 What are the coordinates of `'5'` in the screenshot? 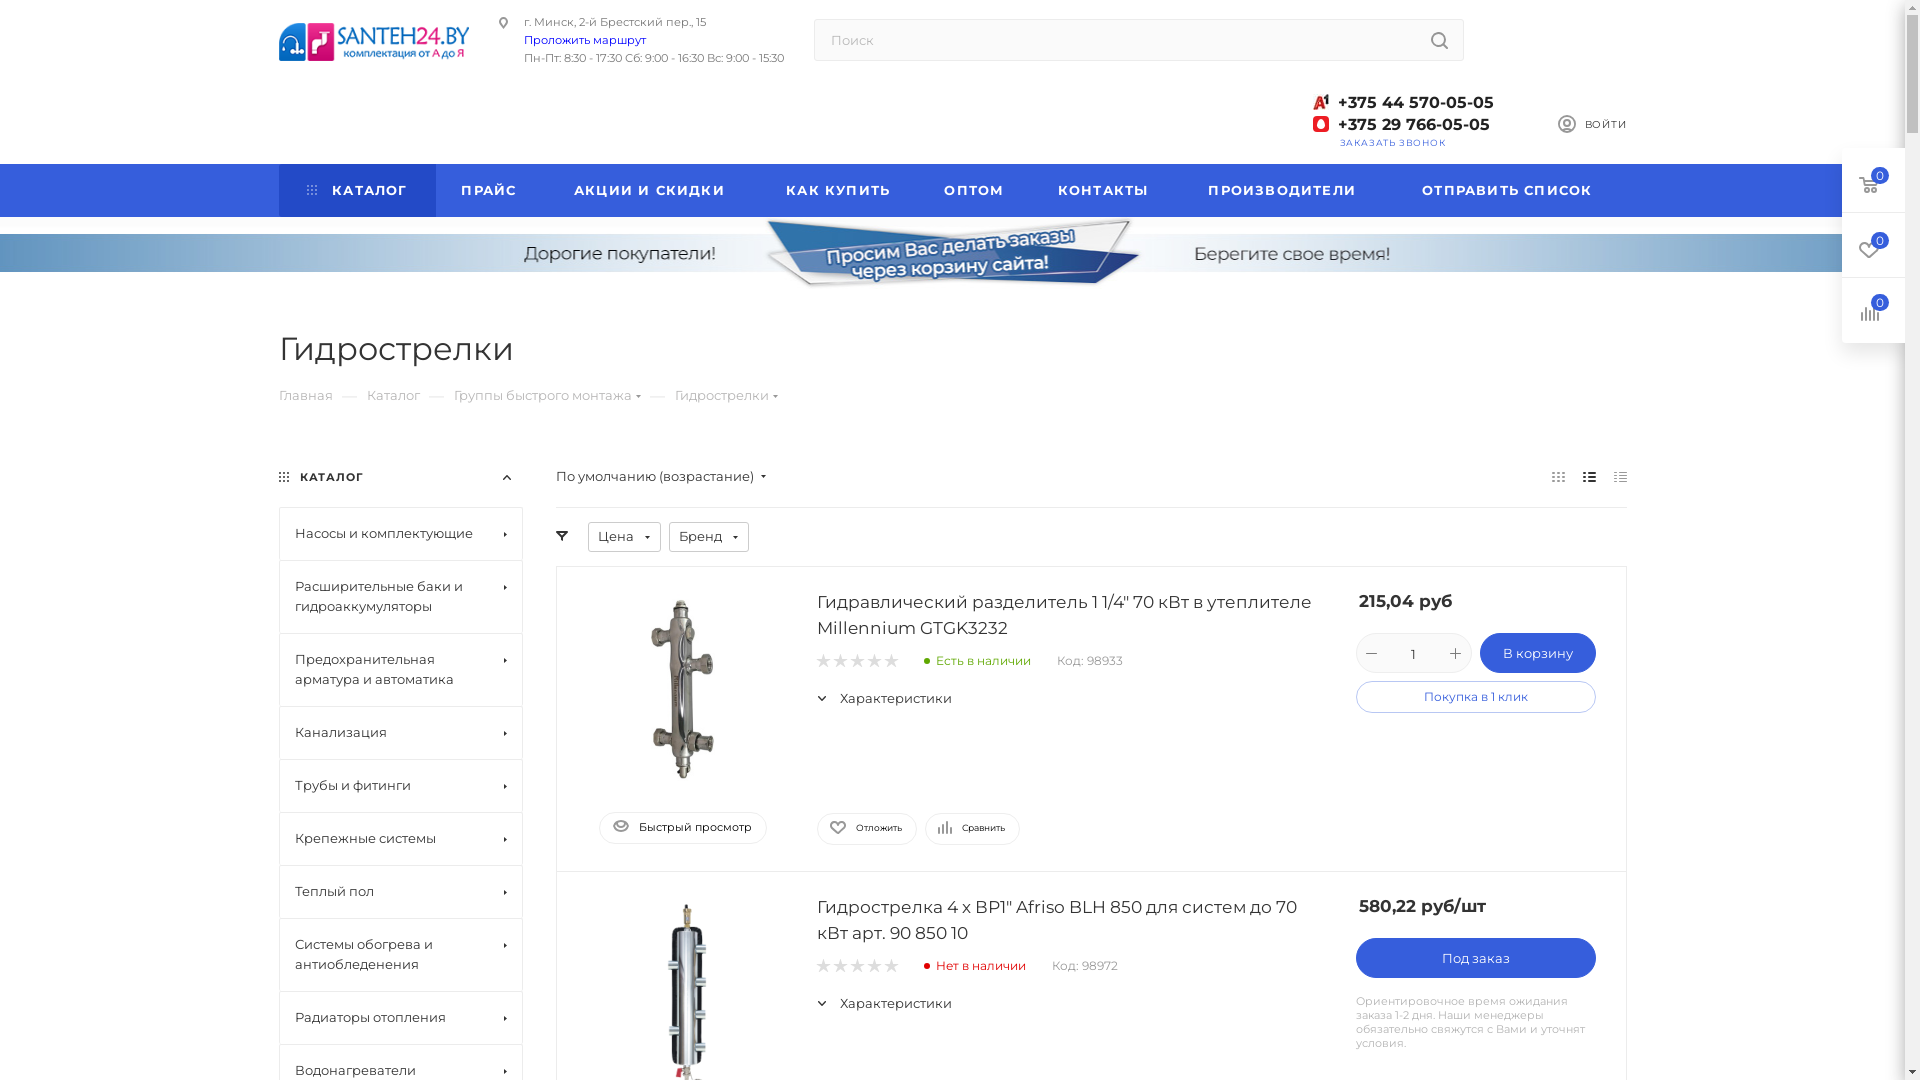 It's located at (889, 661).